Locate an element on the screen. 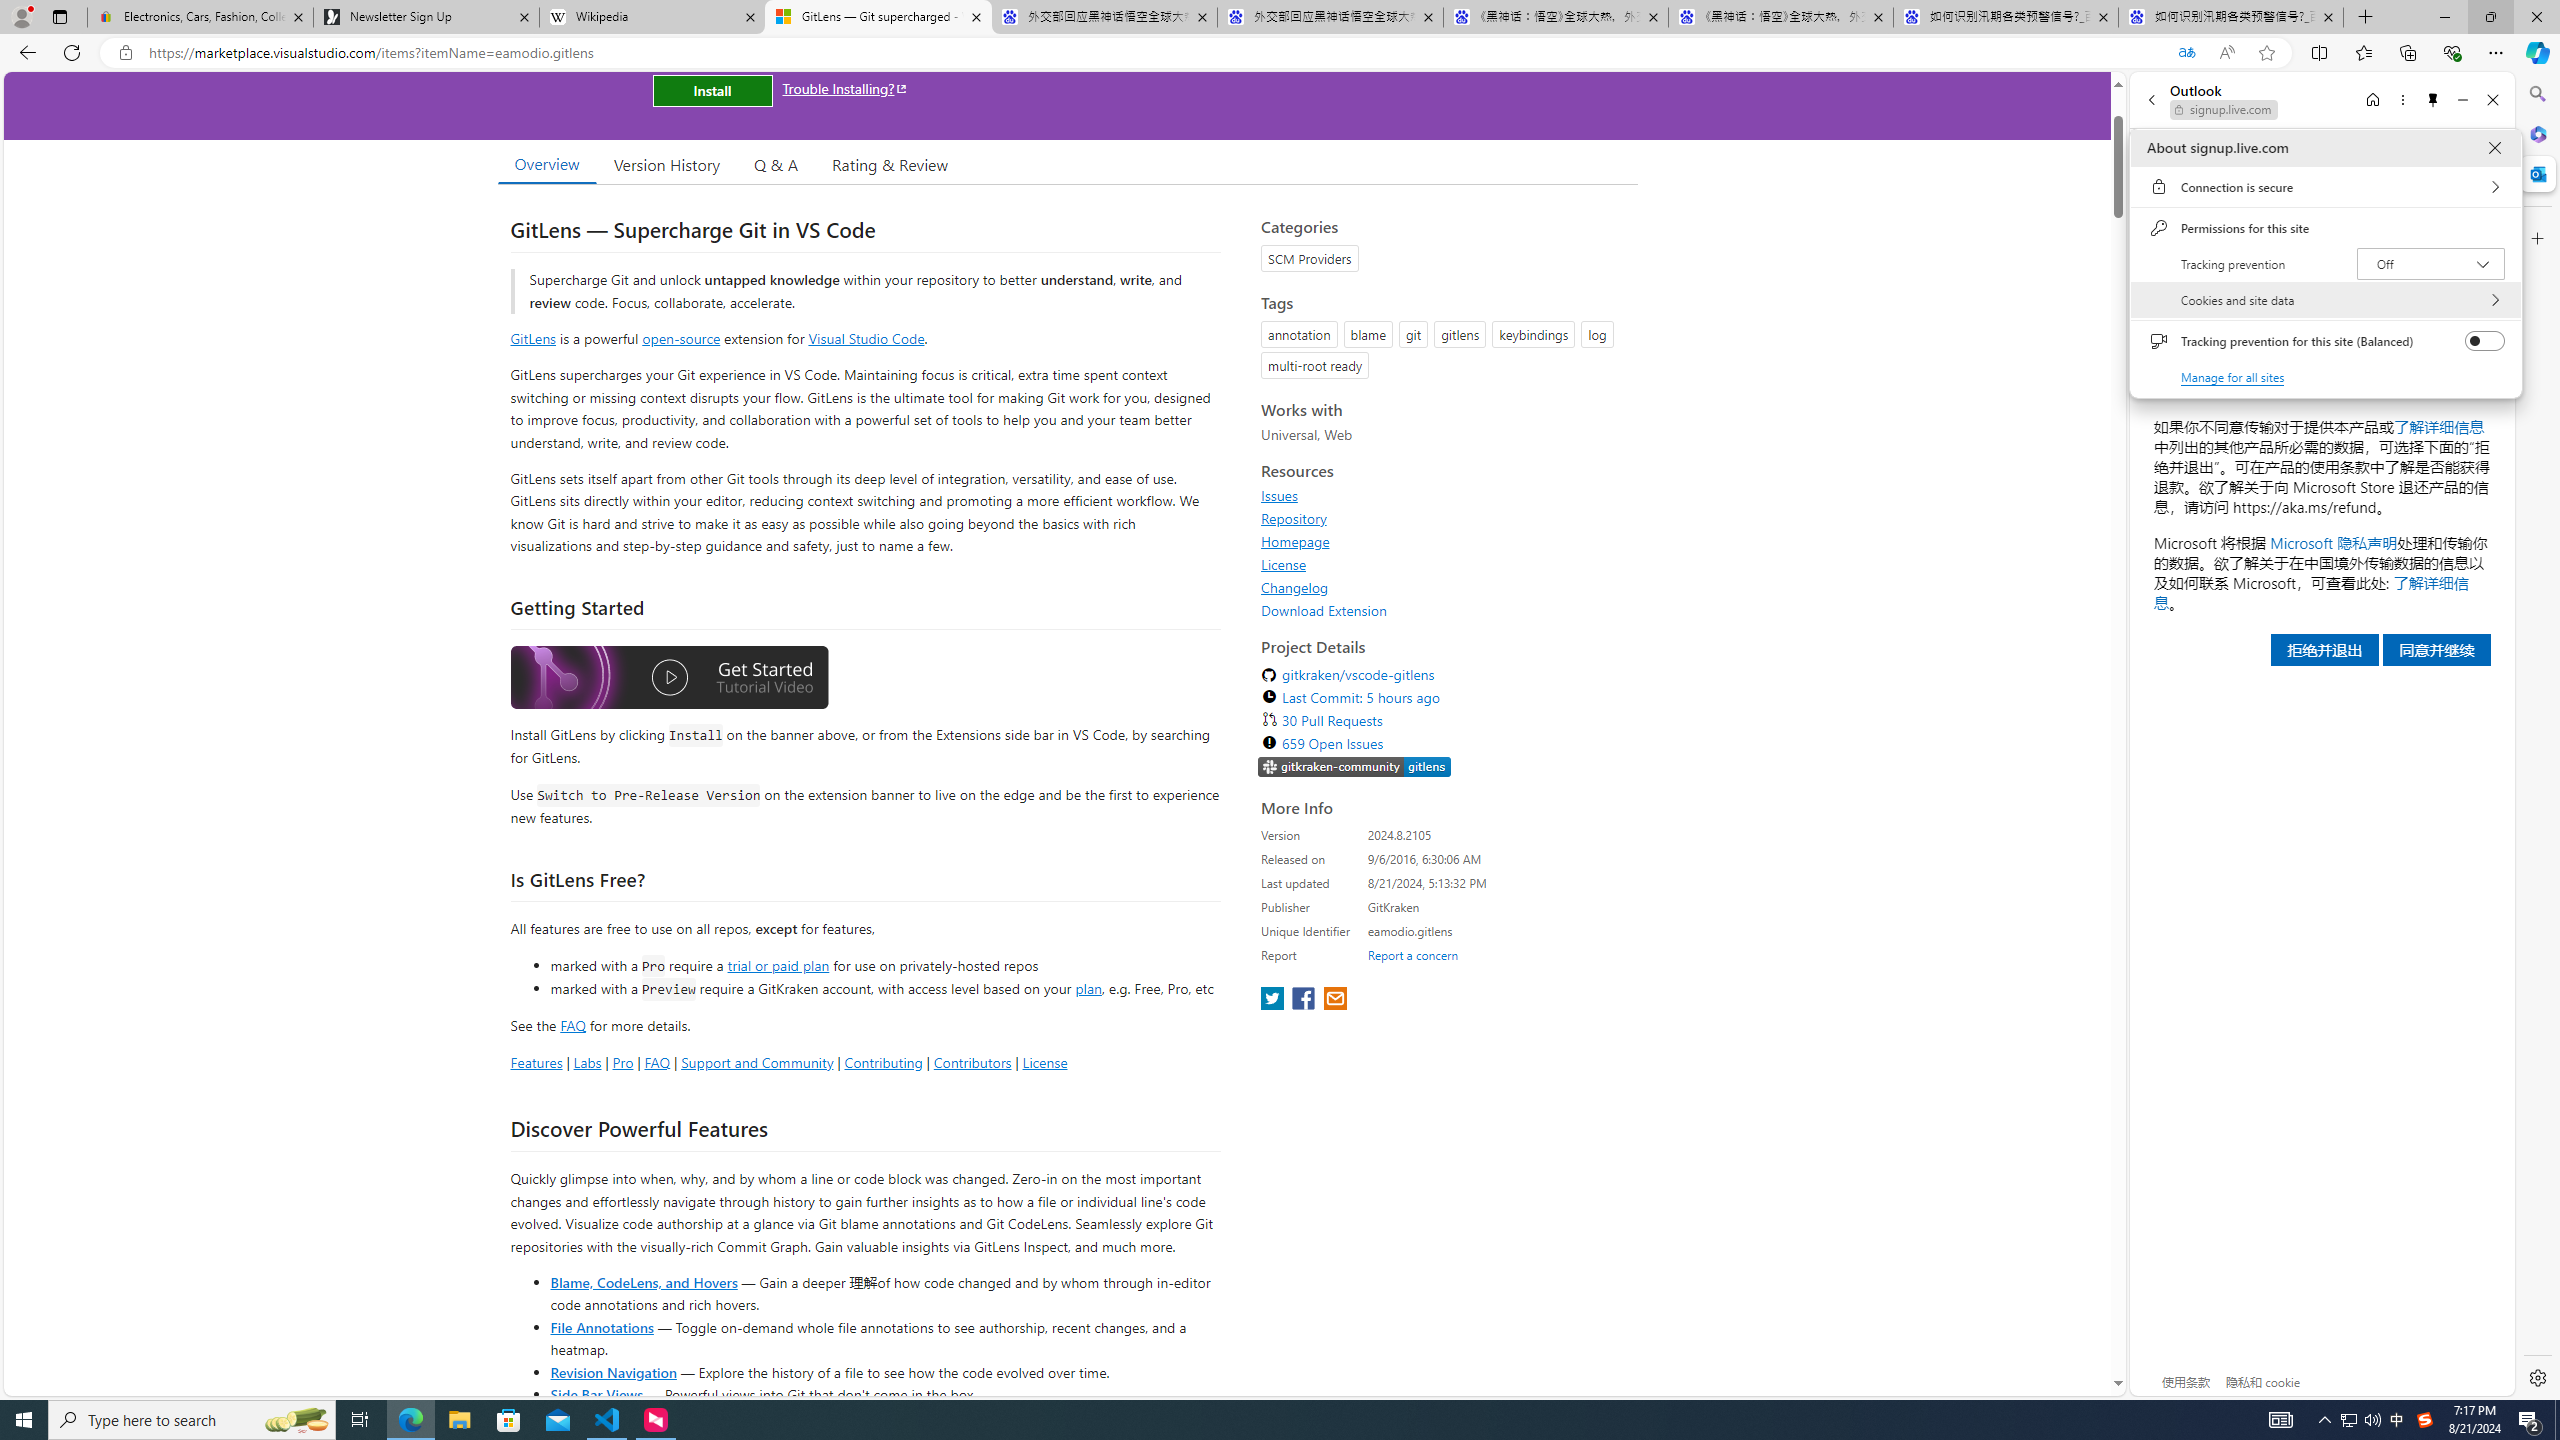 Image resolution: width=2560 pixels, height=1440 pixels. 'Start' is located at coordinates (24, 1418).